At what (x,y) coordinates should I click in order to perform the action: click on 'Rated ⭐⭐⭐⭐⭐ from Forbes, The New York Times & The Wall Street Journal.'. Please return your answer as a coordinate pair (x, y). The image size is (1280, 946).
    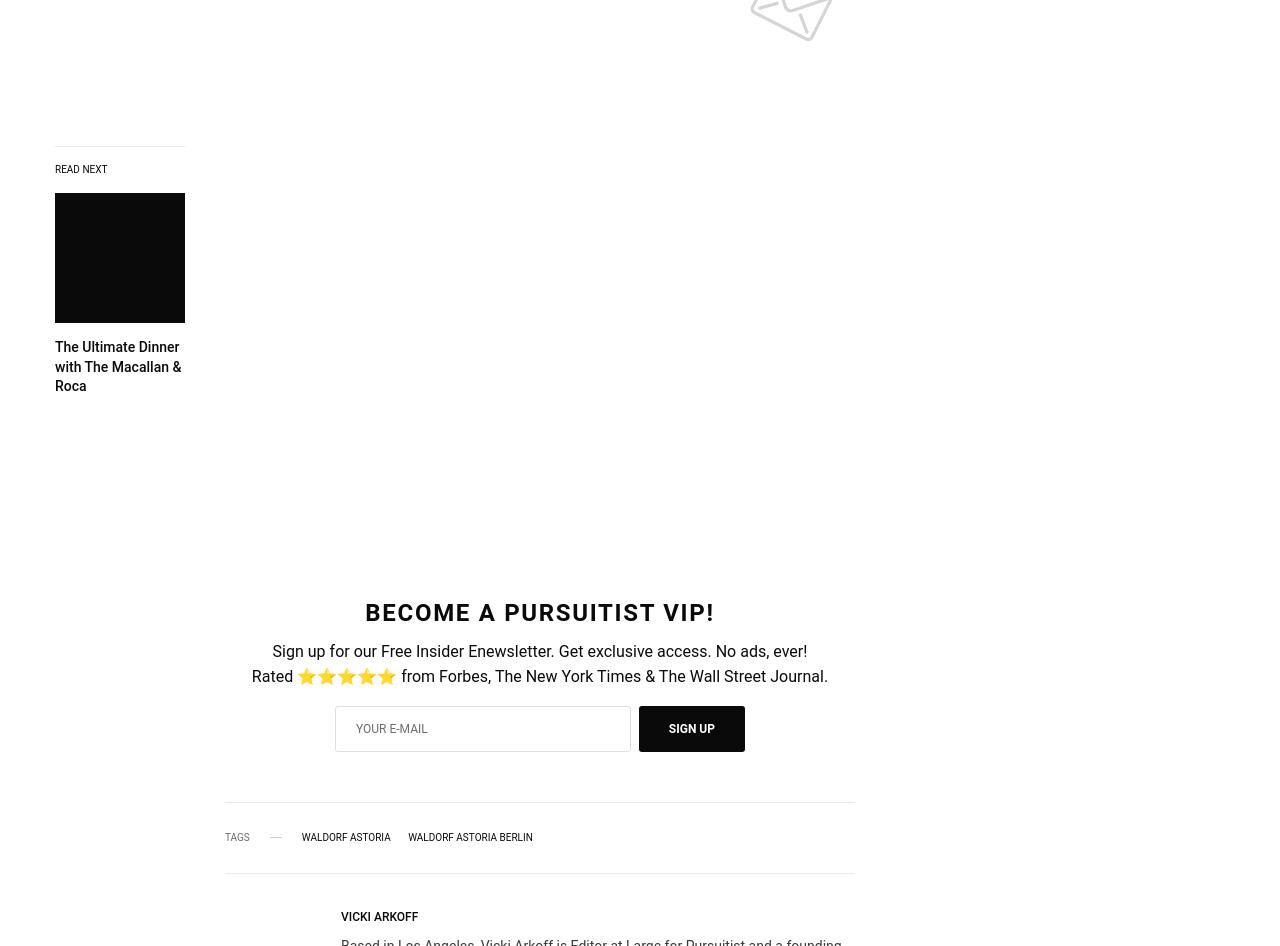
    Looking at the image, I should click on (539, 676).